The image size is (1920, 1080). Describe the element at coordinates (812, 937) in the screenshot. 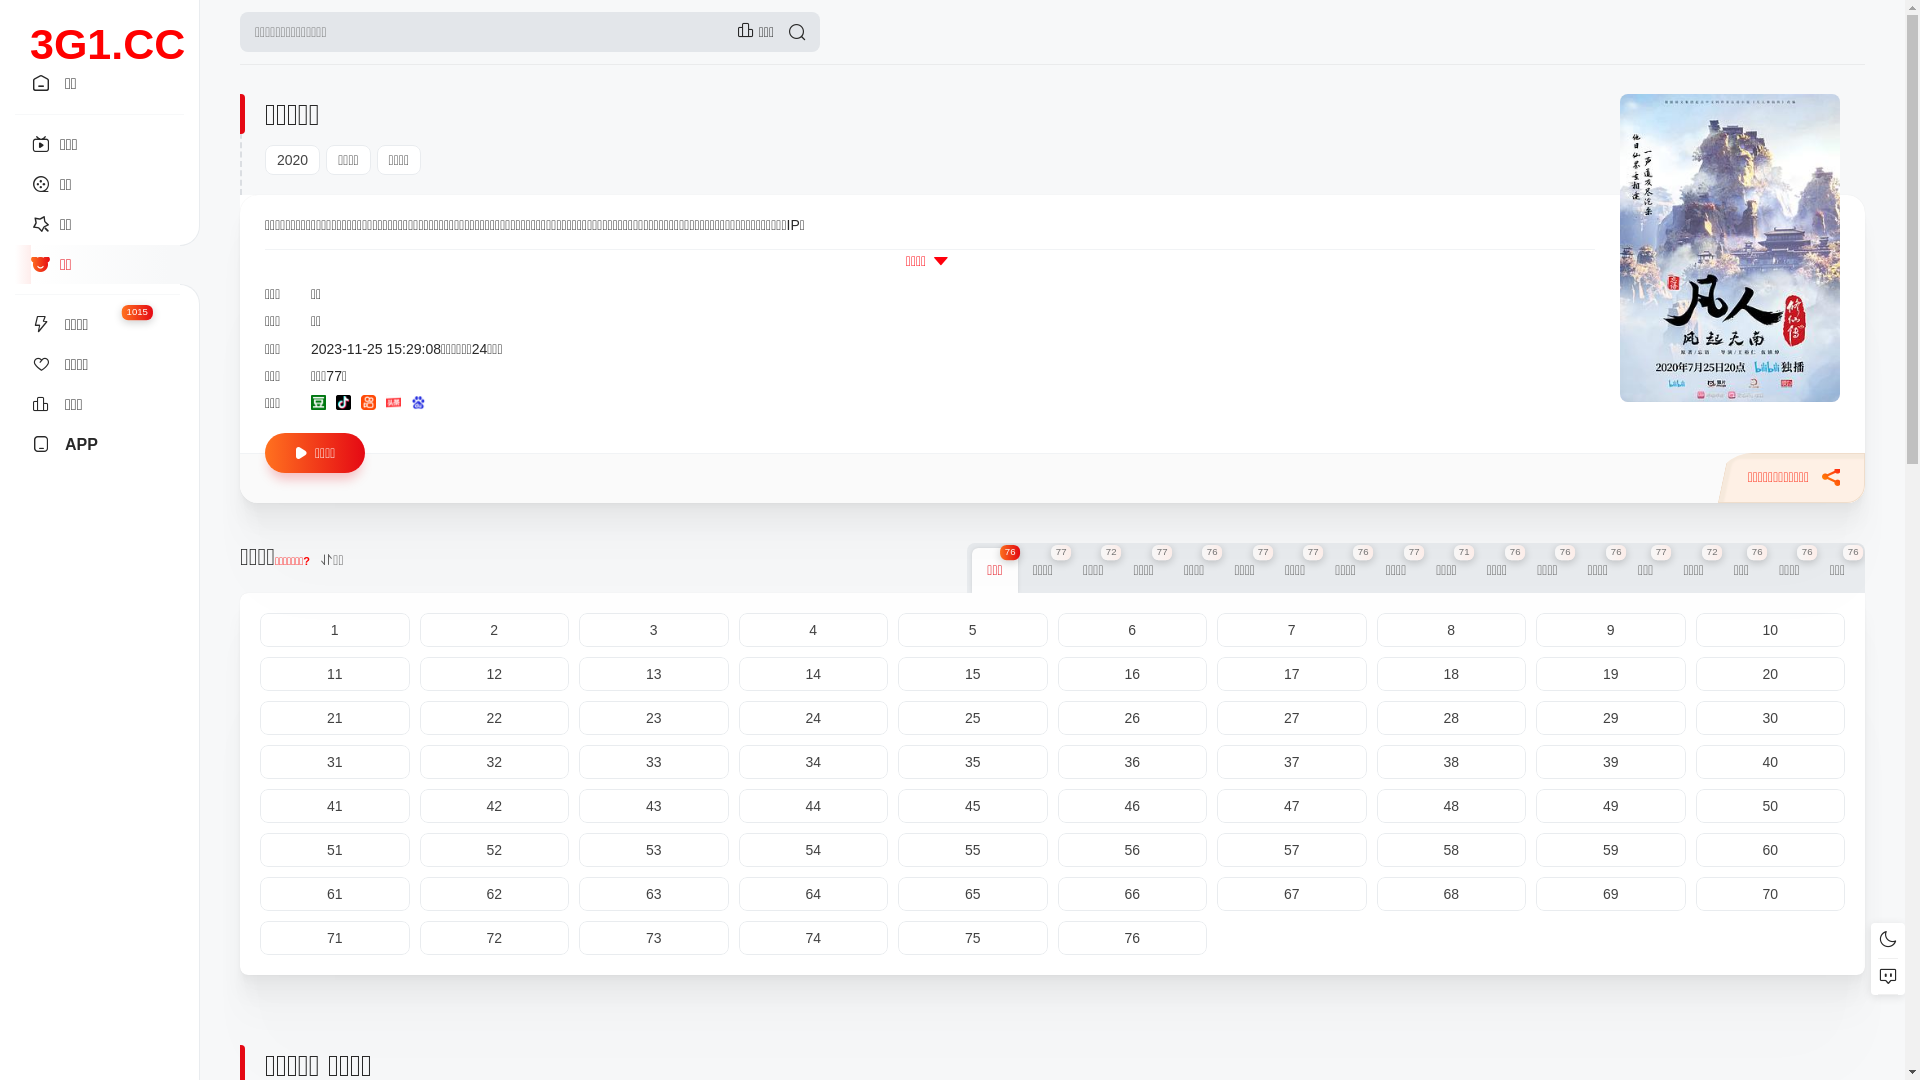

I see `'74'` at that location.